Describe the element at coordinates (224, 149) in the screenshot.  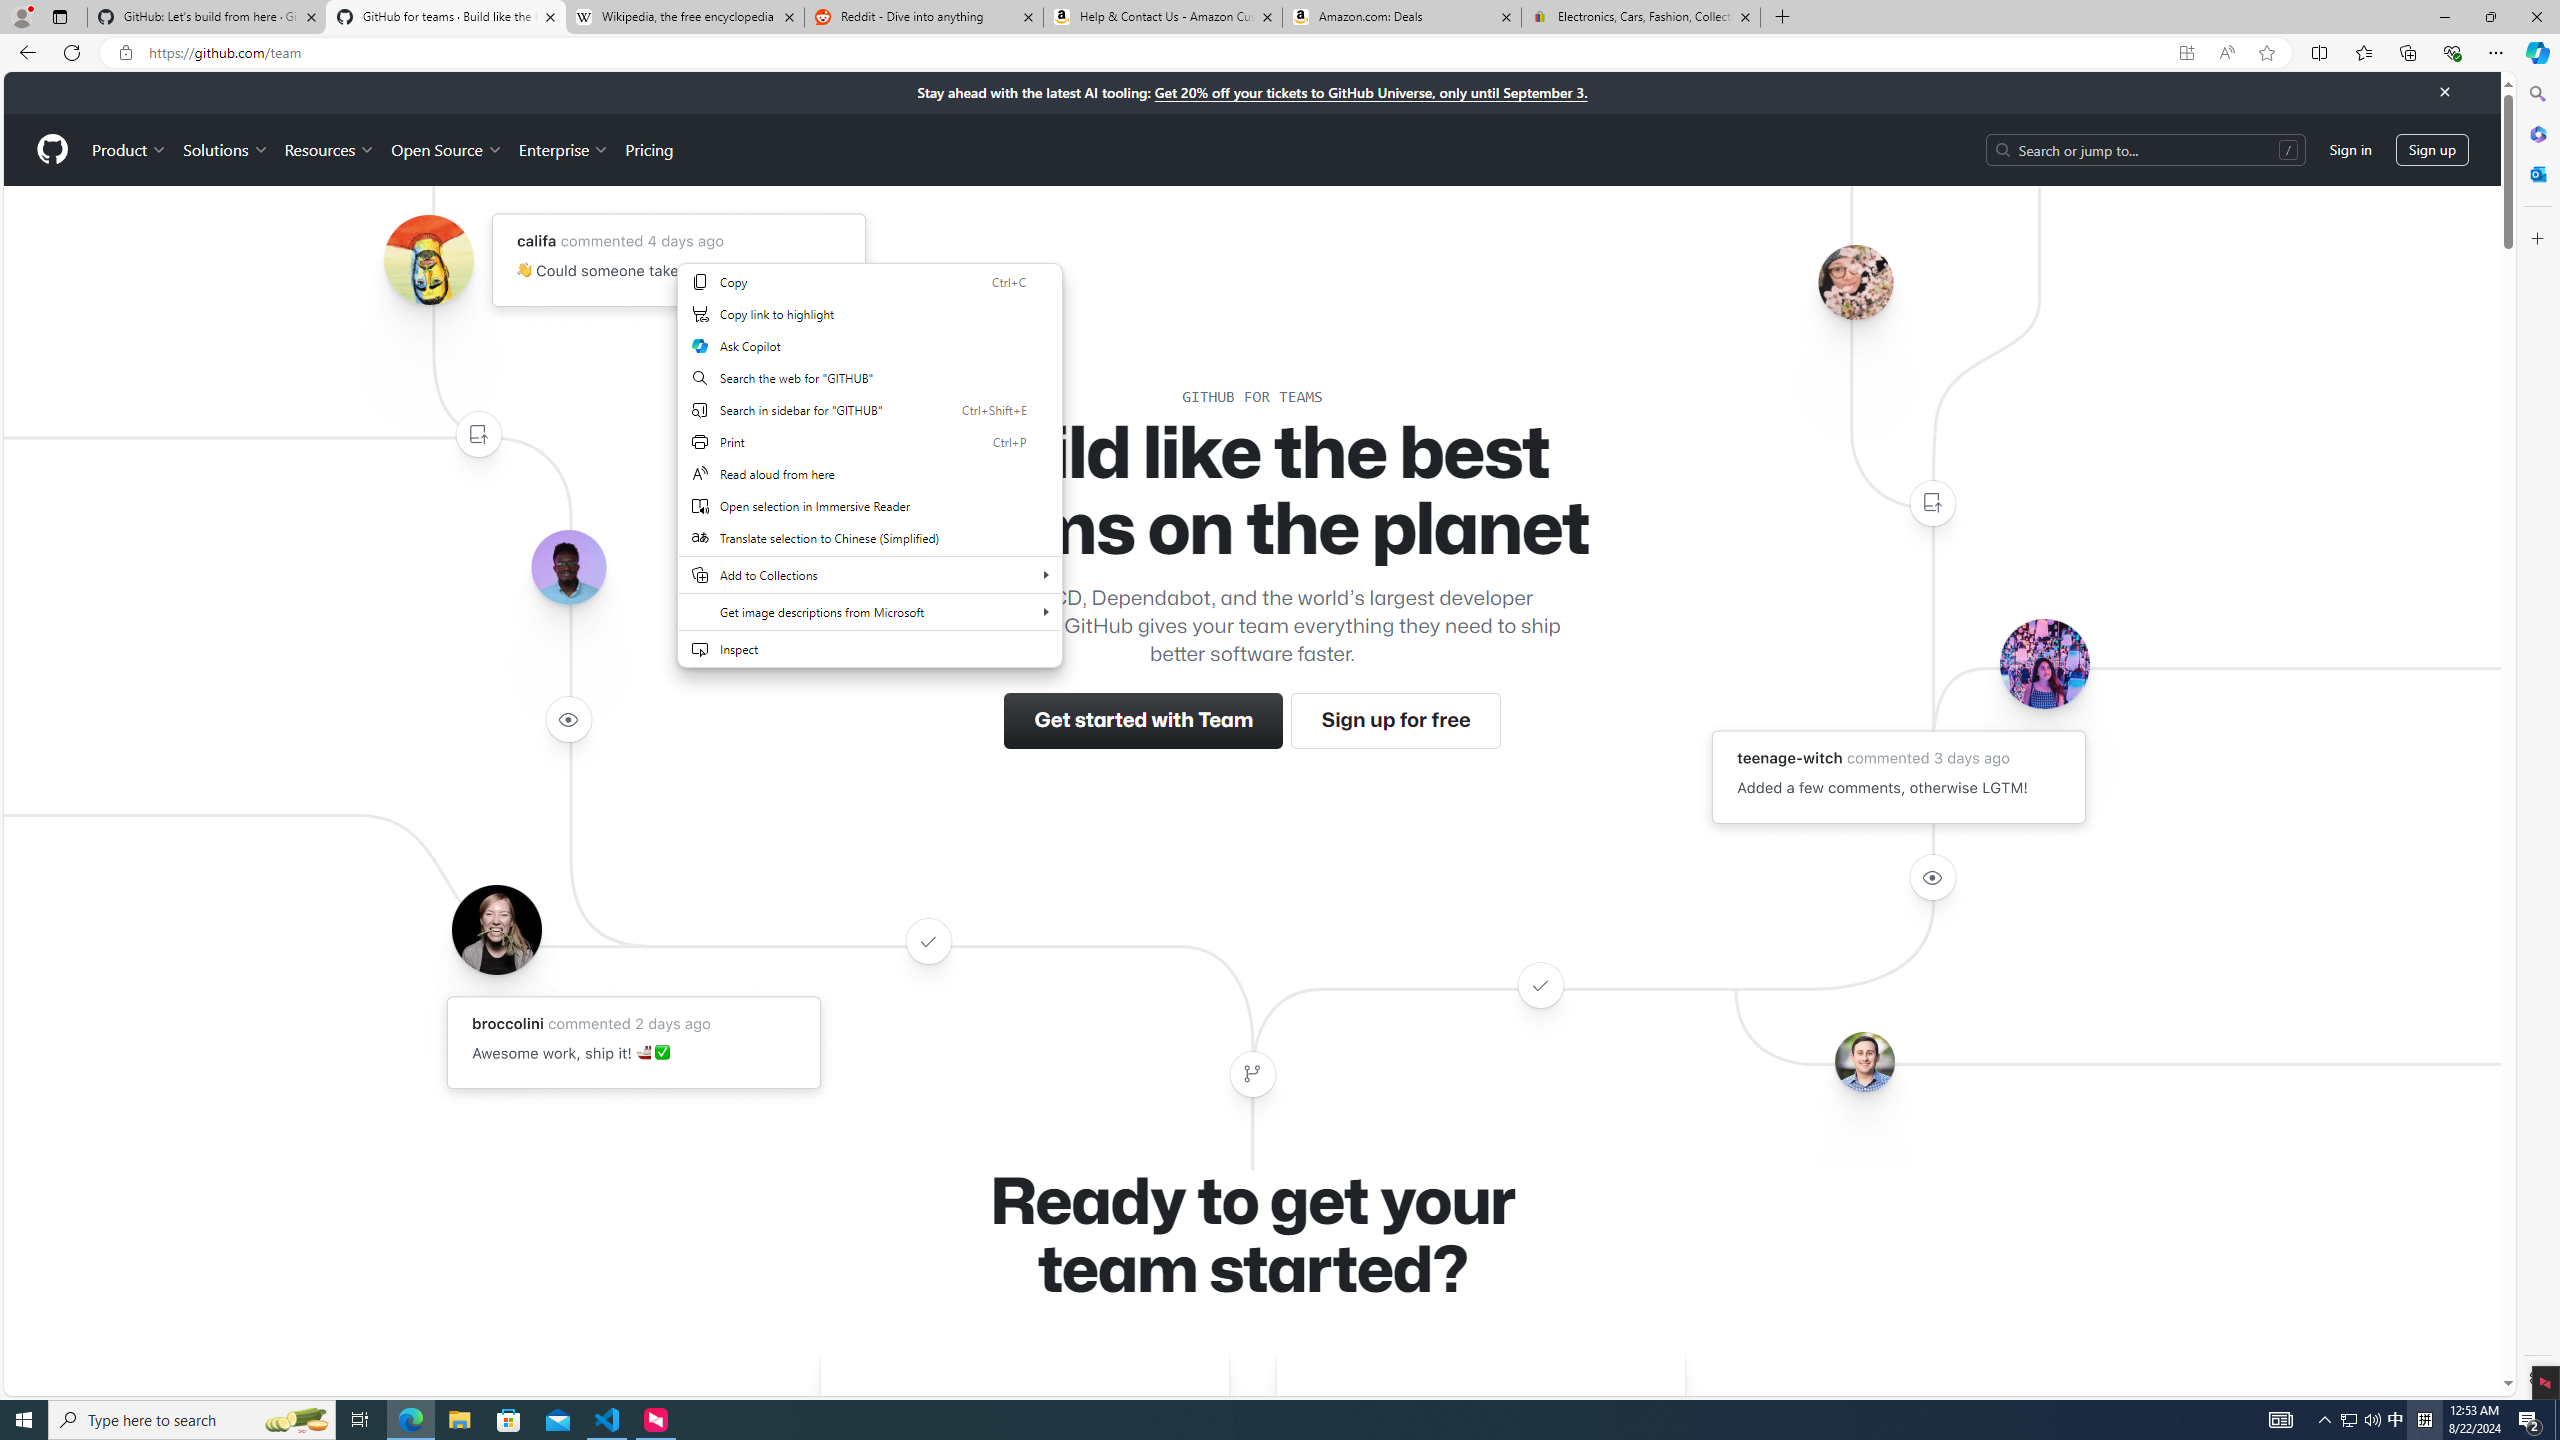
I see `'Solutions'` at that location.